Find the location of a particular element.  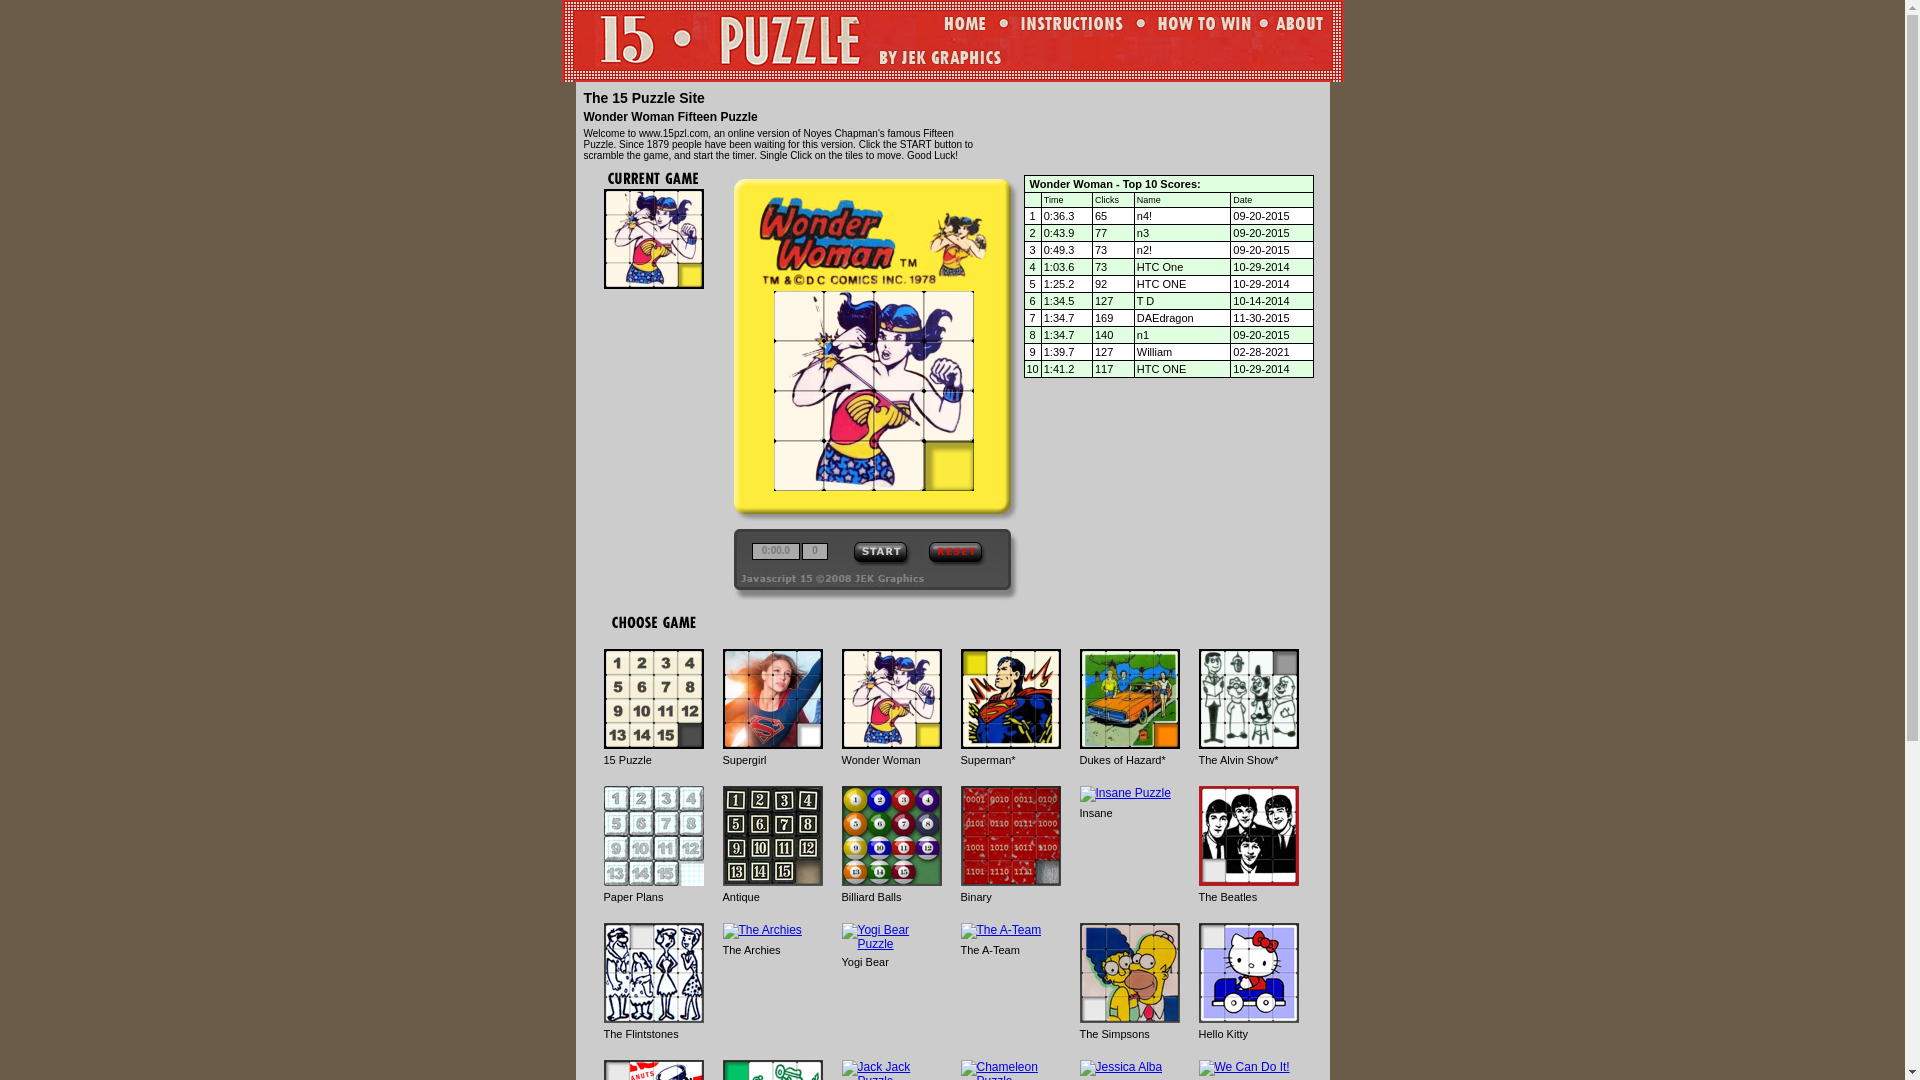

'Superman Puzzle' is located at coordinates (1009, 697).